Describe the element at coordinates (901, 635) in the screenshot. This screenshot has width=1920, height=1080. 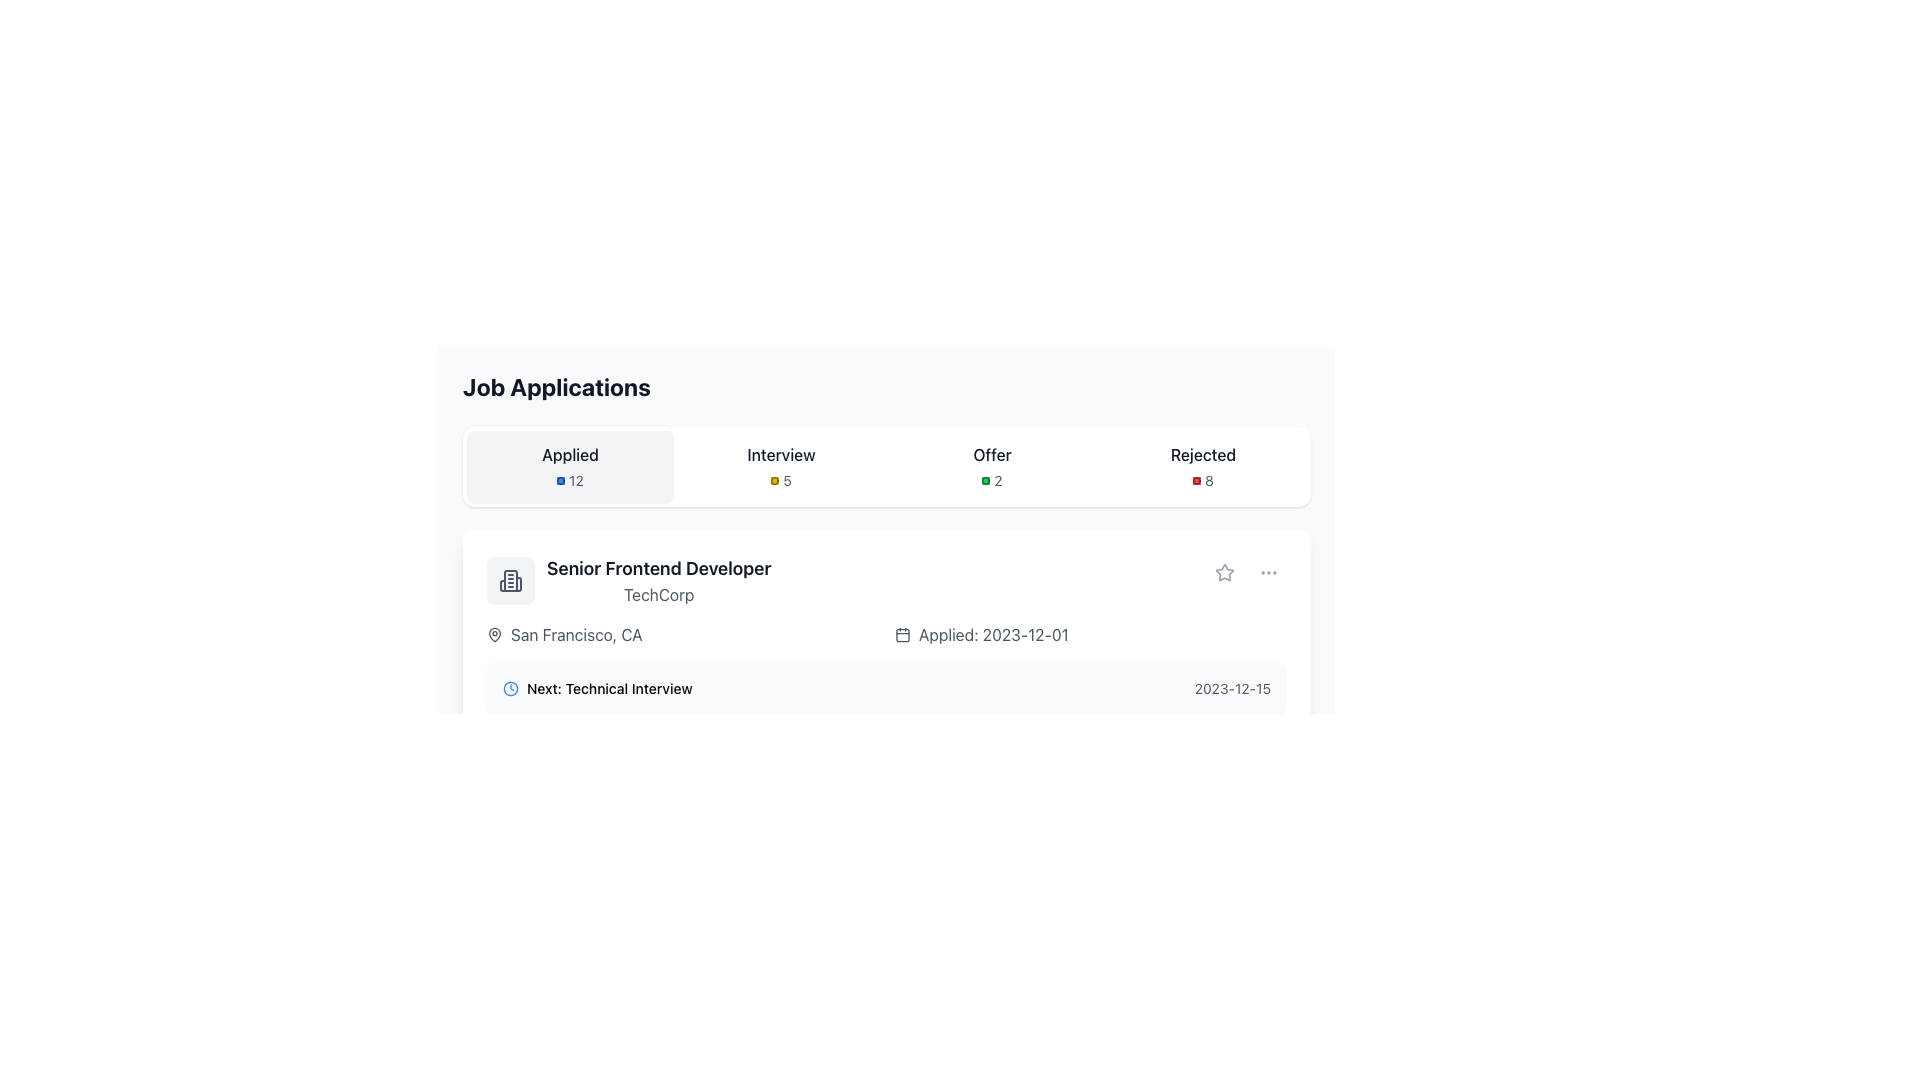
I see `the rectangular calendar icon with softly rounded corners located in the job application summary section` at that location.